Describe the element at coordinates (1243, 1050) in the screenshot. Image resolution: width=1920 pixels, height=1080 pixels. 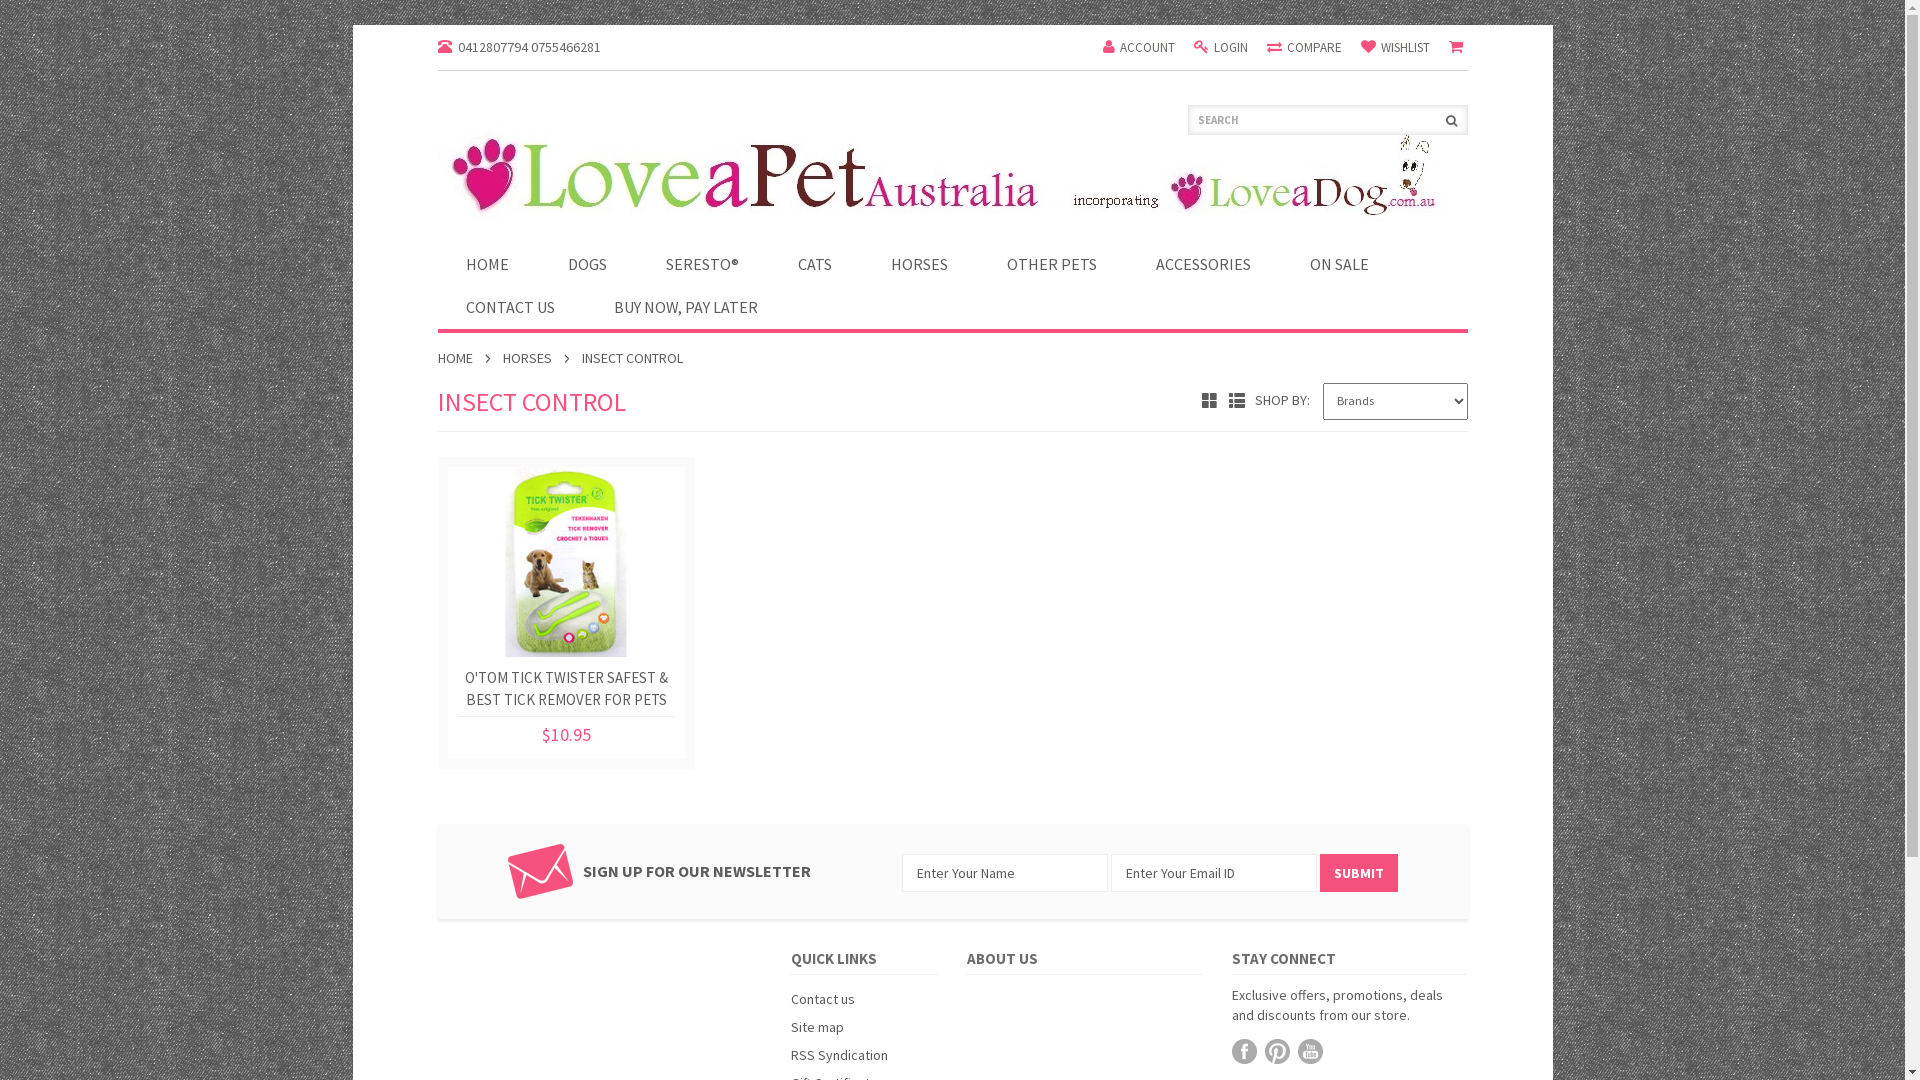
I see `'Facebook'` at that location.